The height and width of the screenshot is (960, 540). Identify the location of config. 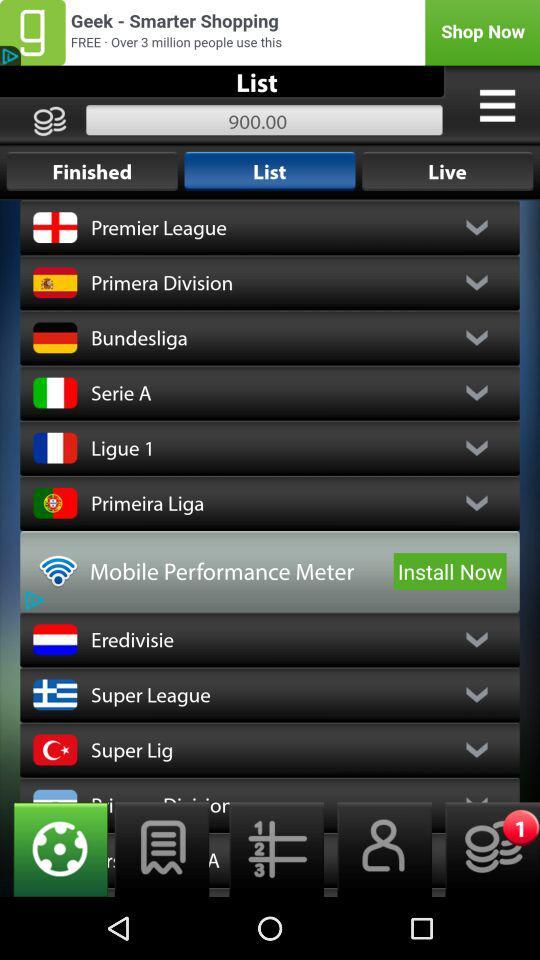
(54, 848).